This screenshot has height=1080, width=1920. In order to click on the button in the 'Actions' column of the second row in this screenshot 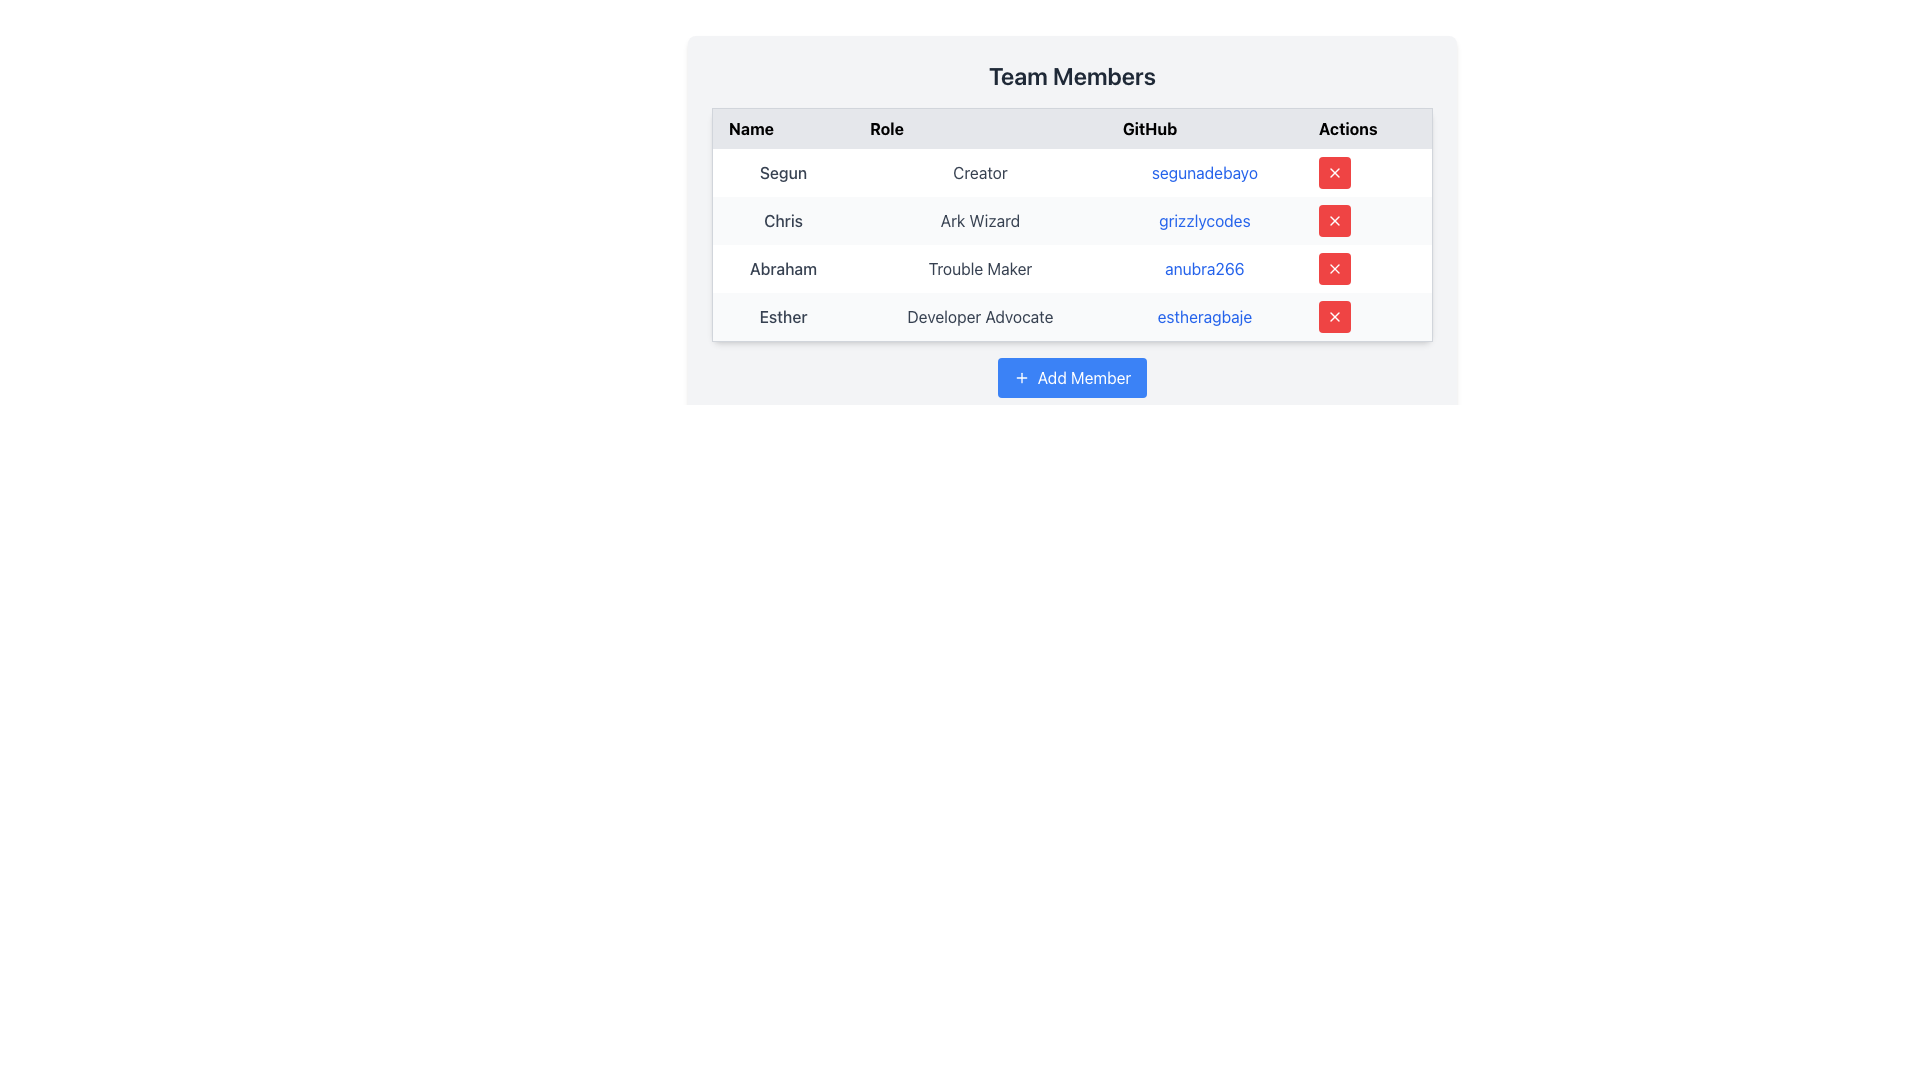, I will do `click(1334, 220)`.